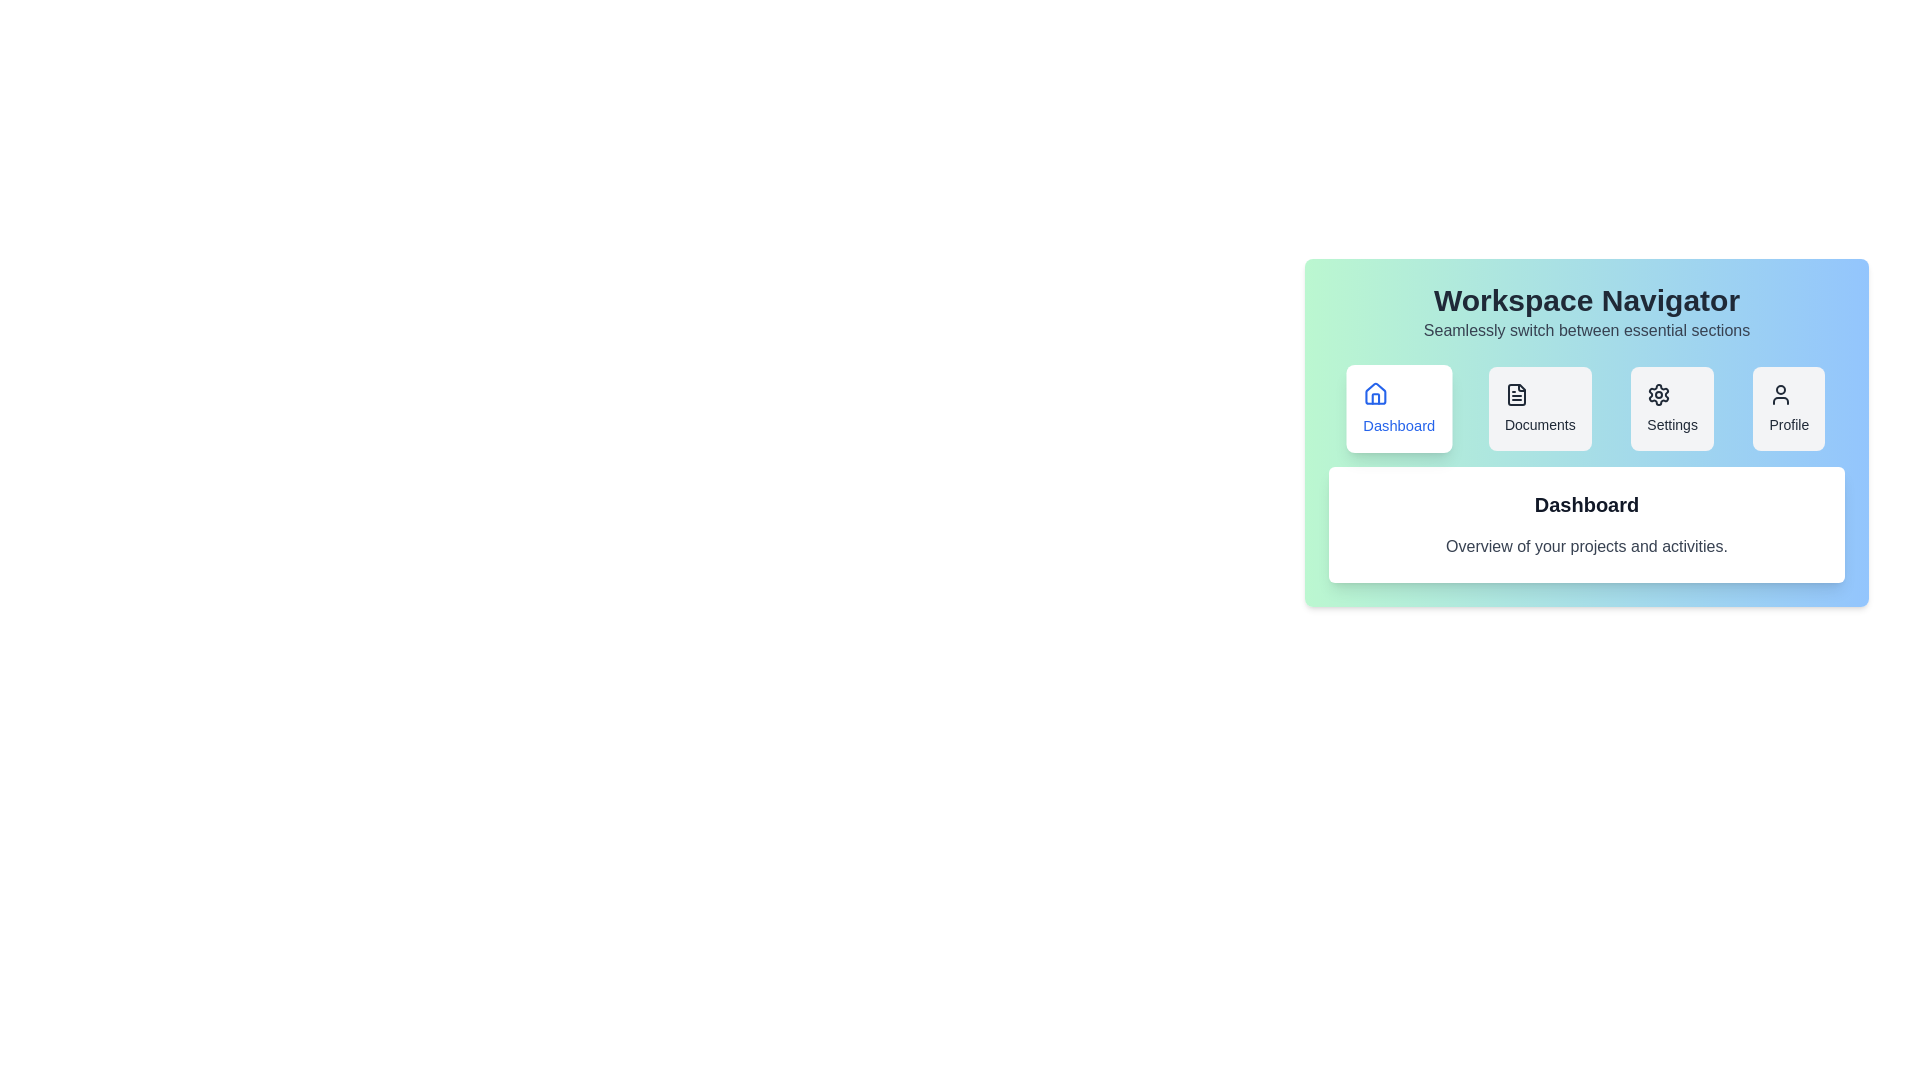  I want to click on the Dashboard tab, so click(1398, 407).